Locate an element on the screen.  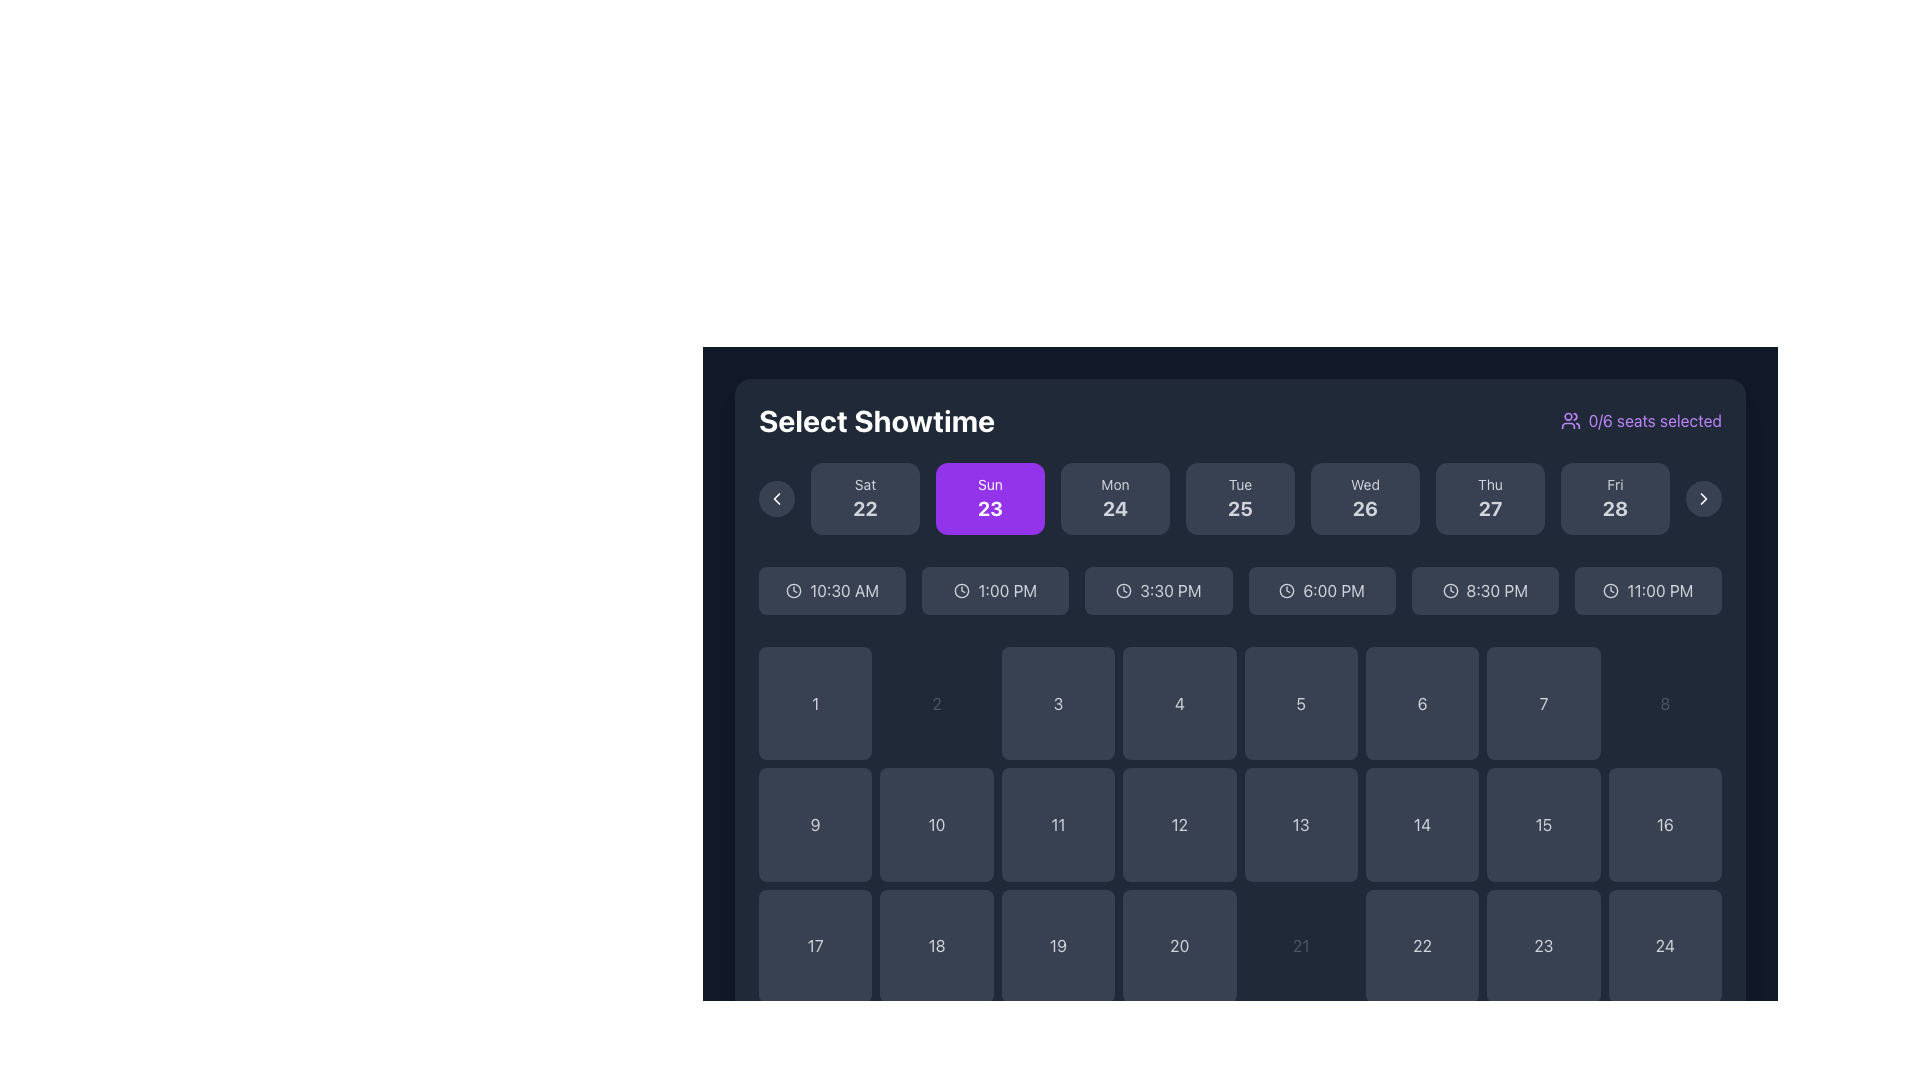
the small, circular button with a dark gray background and a white leftward-pointing chevron icon is located at coordinates (776, 497).